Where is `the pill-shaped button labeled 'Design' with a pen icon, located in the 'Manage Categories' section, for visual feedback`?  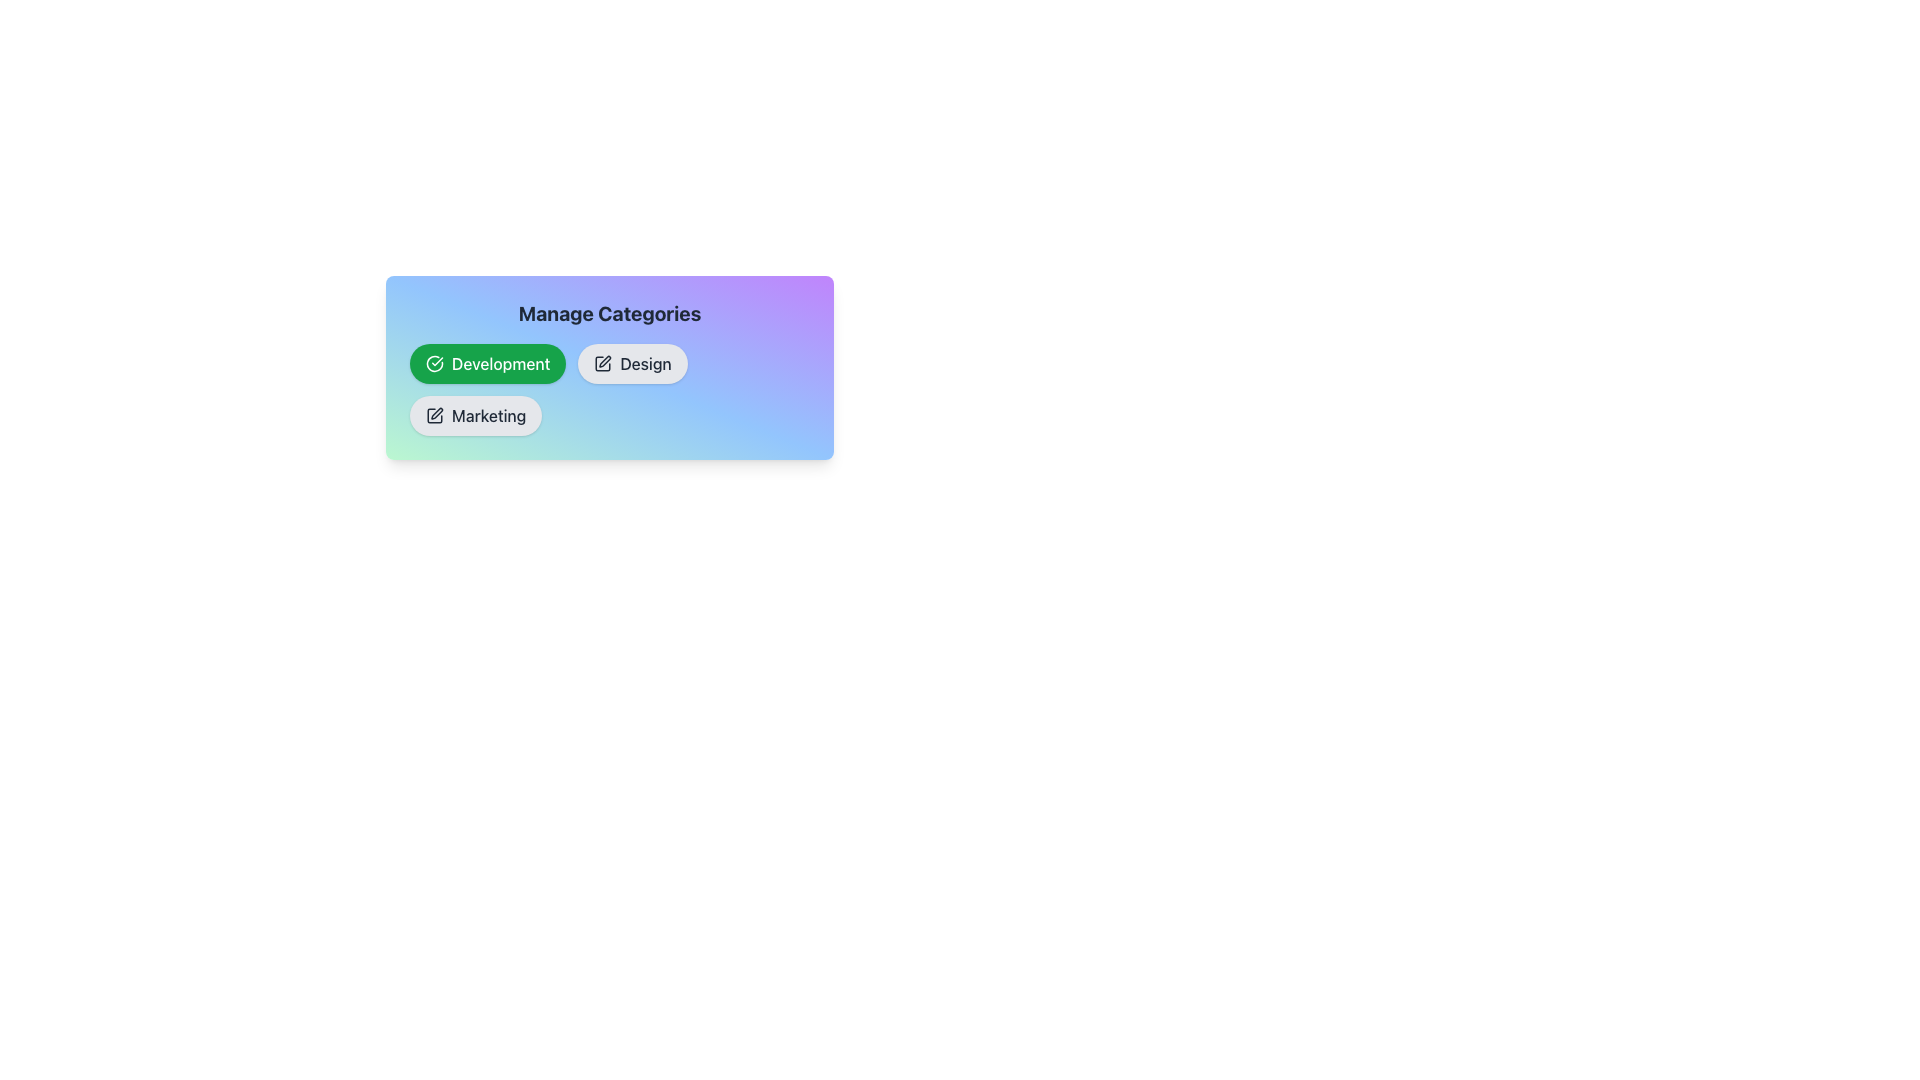
the pill-shaped button labeled 'Design' with a pen icon, located in the 'Manage Categories' section, for visual feedback is located at coordinates (632, 363).